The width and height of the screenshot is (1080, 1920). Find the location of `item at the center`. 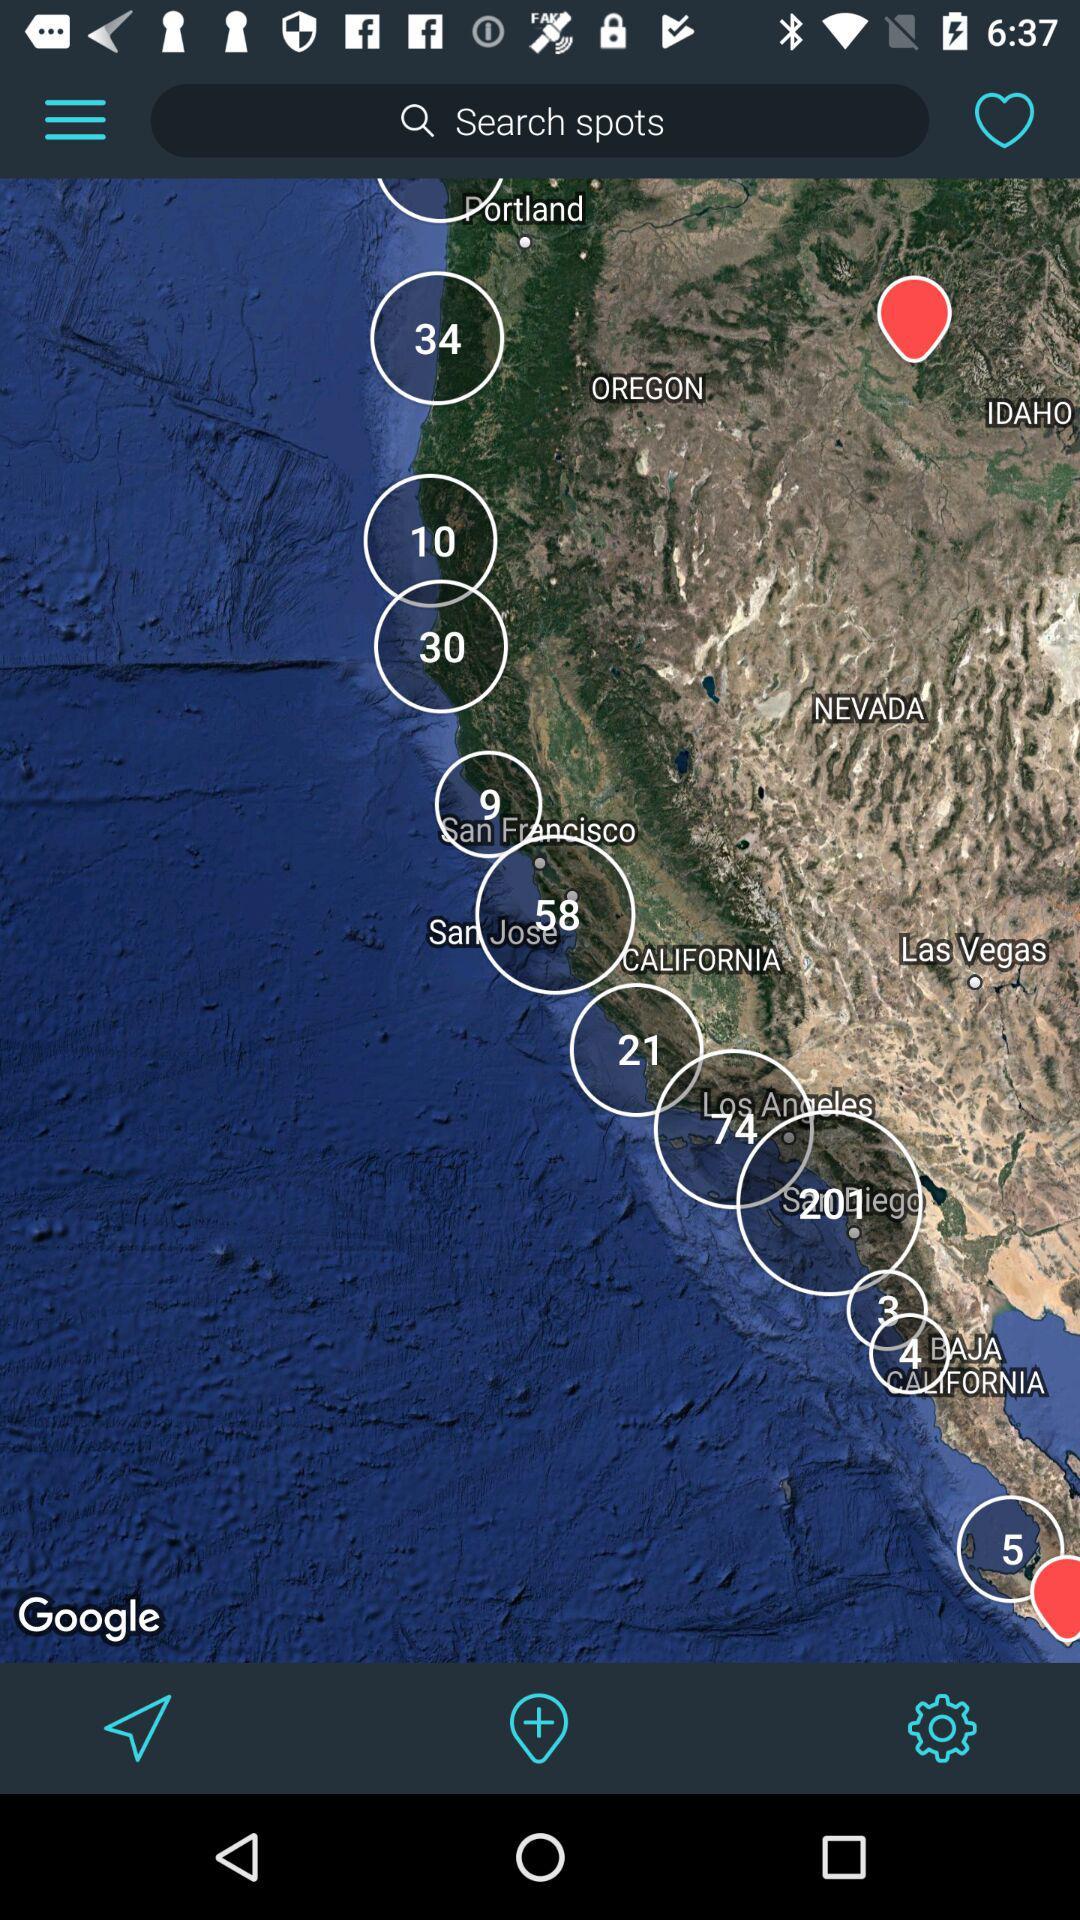

item at the center is located at coordinates (540, 927).